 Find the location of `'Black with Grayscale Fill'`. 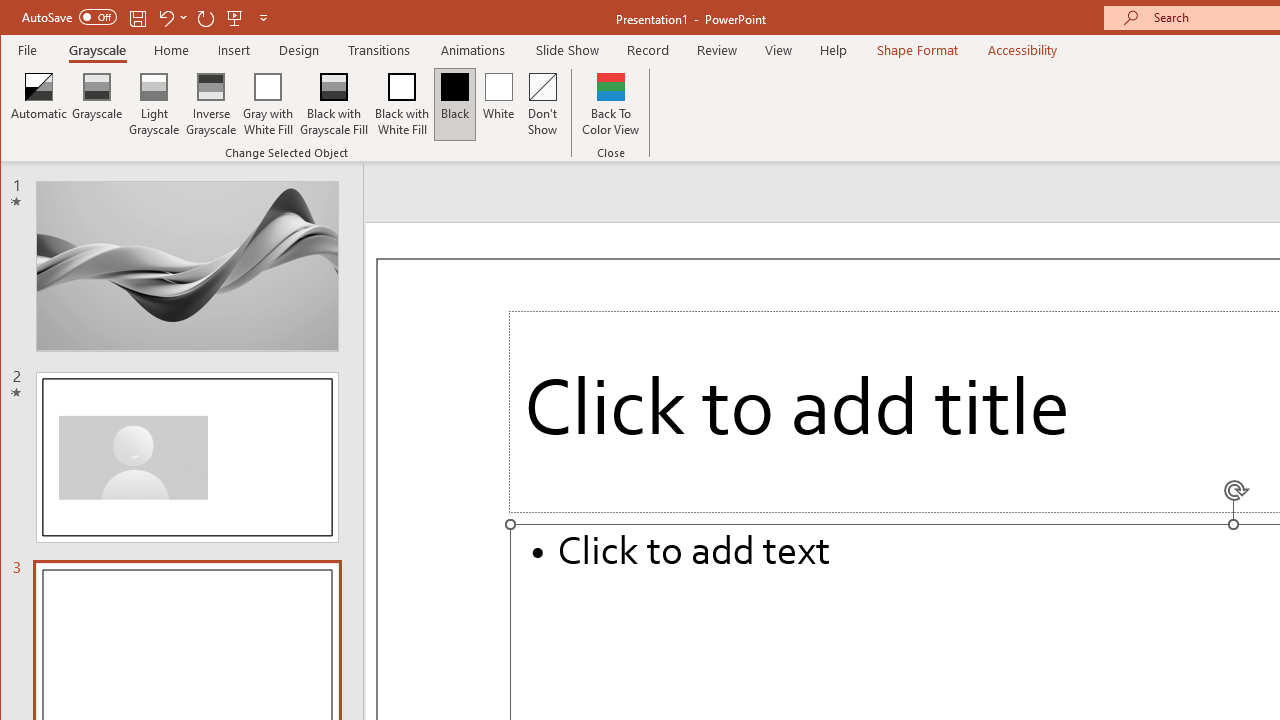

'Black with Grayscale Fill' is located at coordinates (334, 104).